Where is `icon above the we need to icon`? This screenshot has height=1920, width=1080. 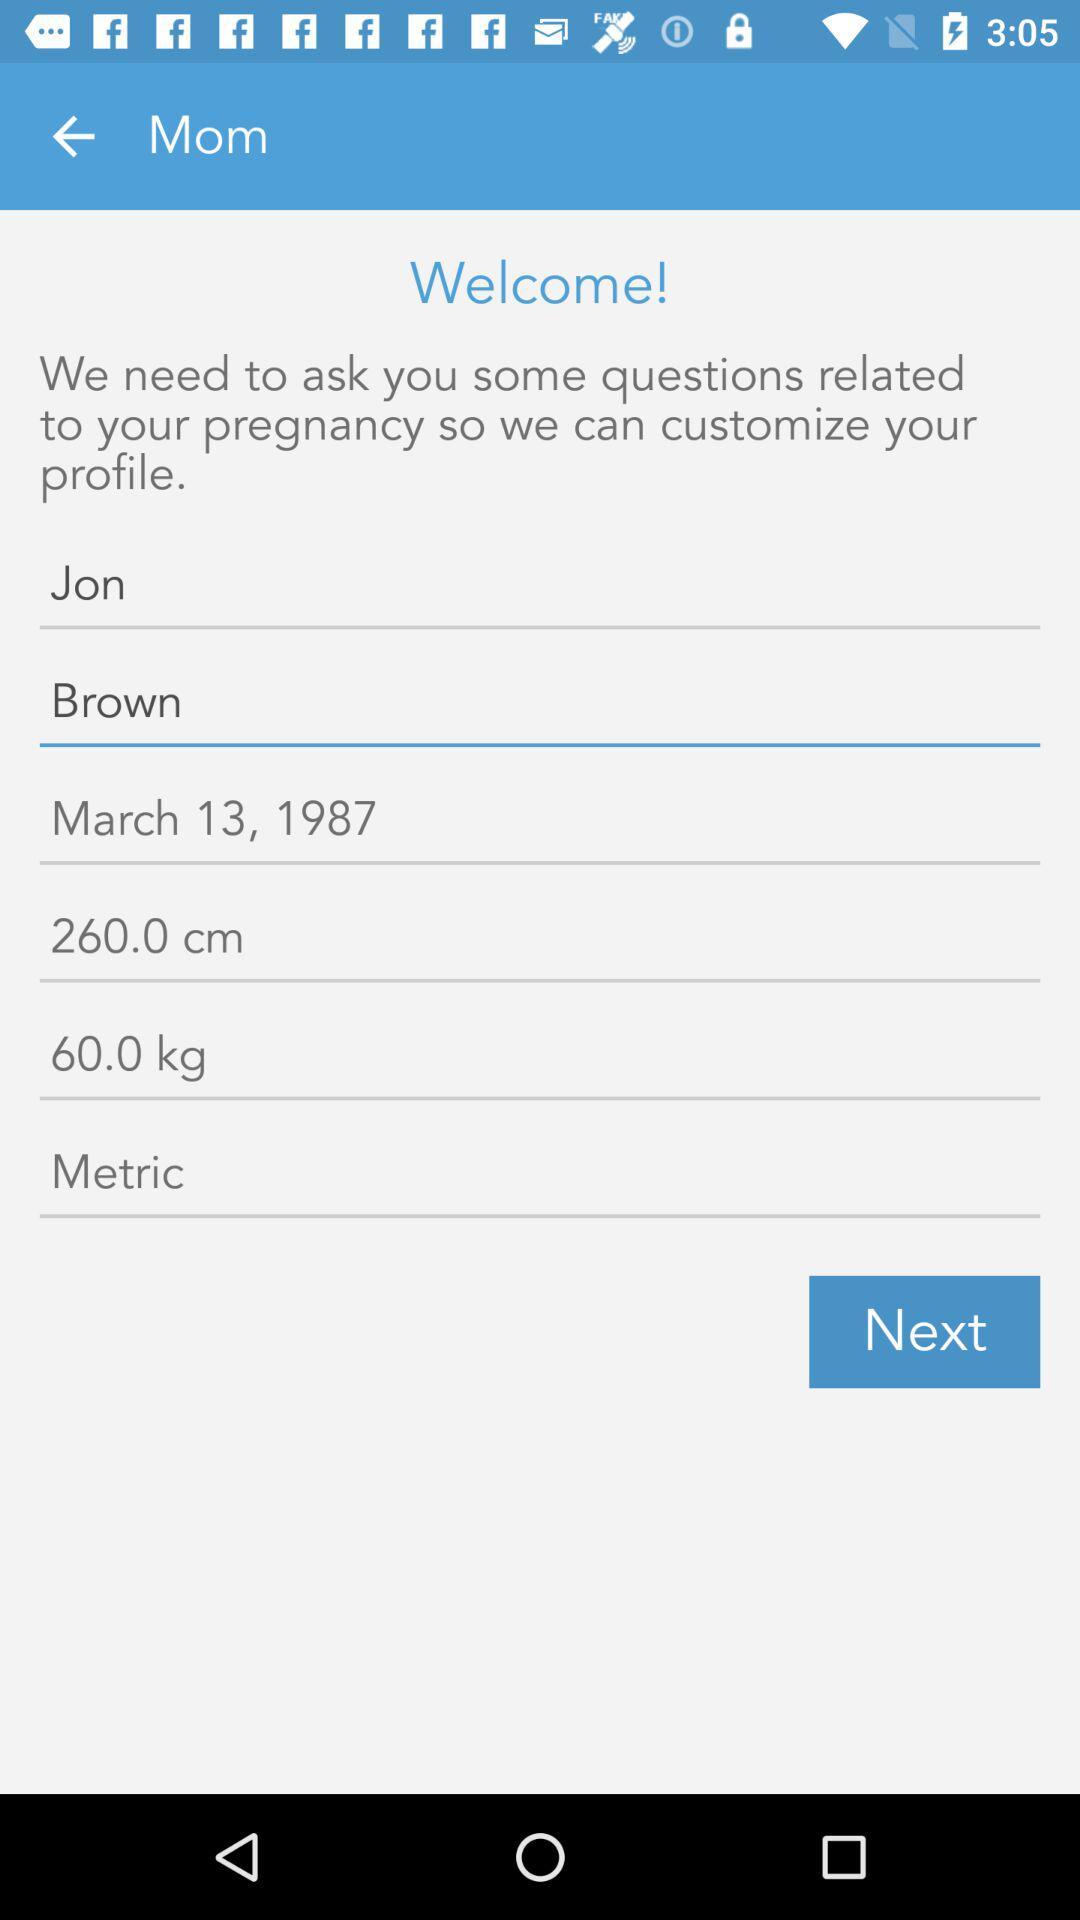 icon above the we need to icon is located at coordinates (72, 135).